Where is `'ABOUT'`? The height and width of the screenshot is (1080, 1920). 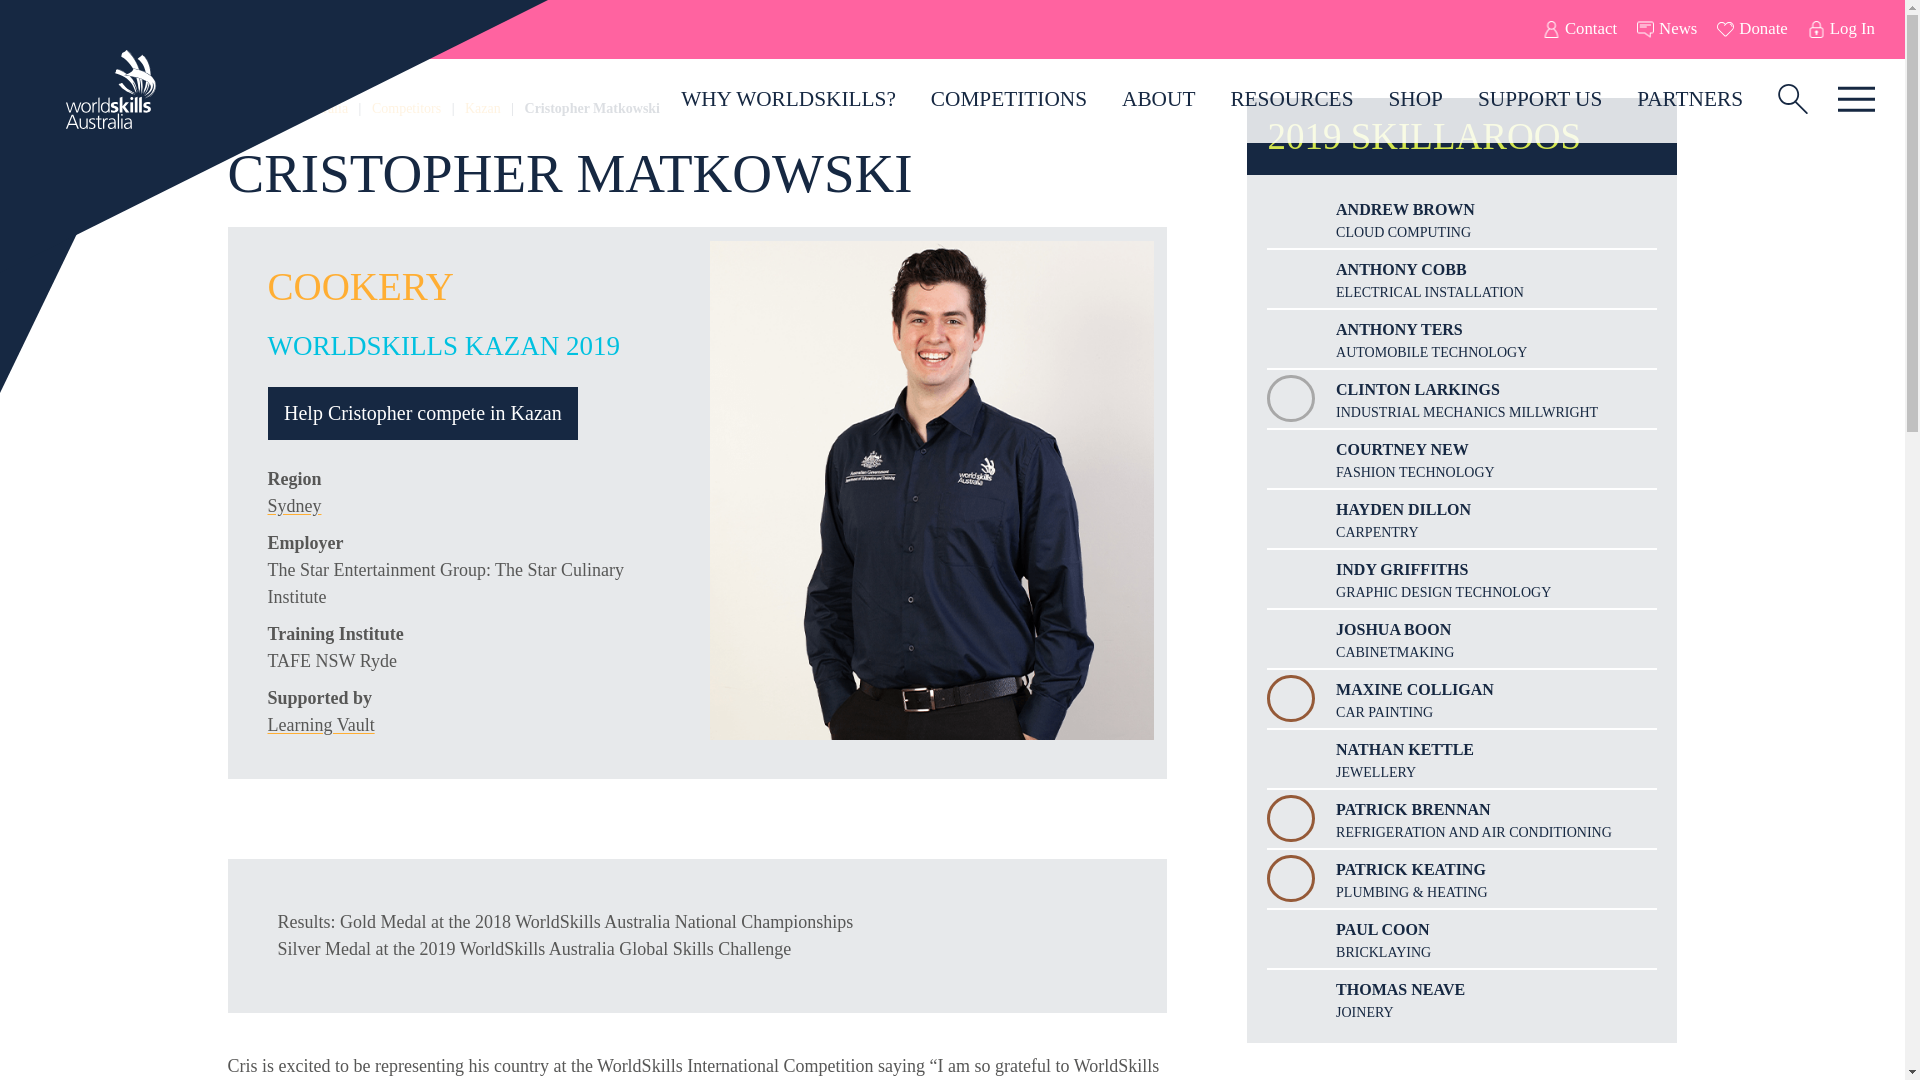 'ABOUT' is located at coordinates (1158, 99).